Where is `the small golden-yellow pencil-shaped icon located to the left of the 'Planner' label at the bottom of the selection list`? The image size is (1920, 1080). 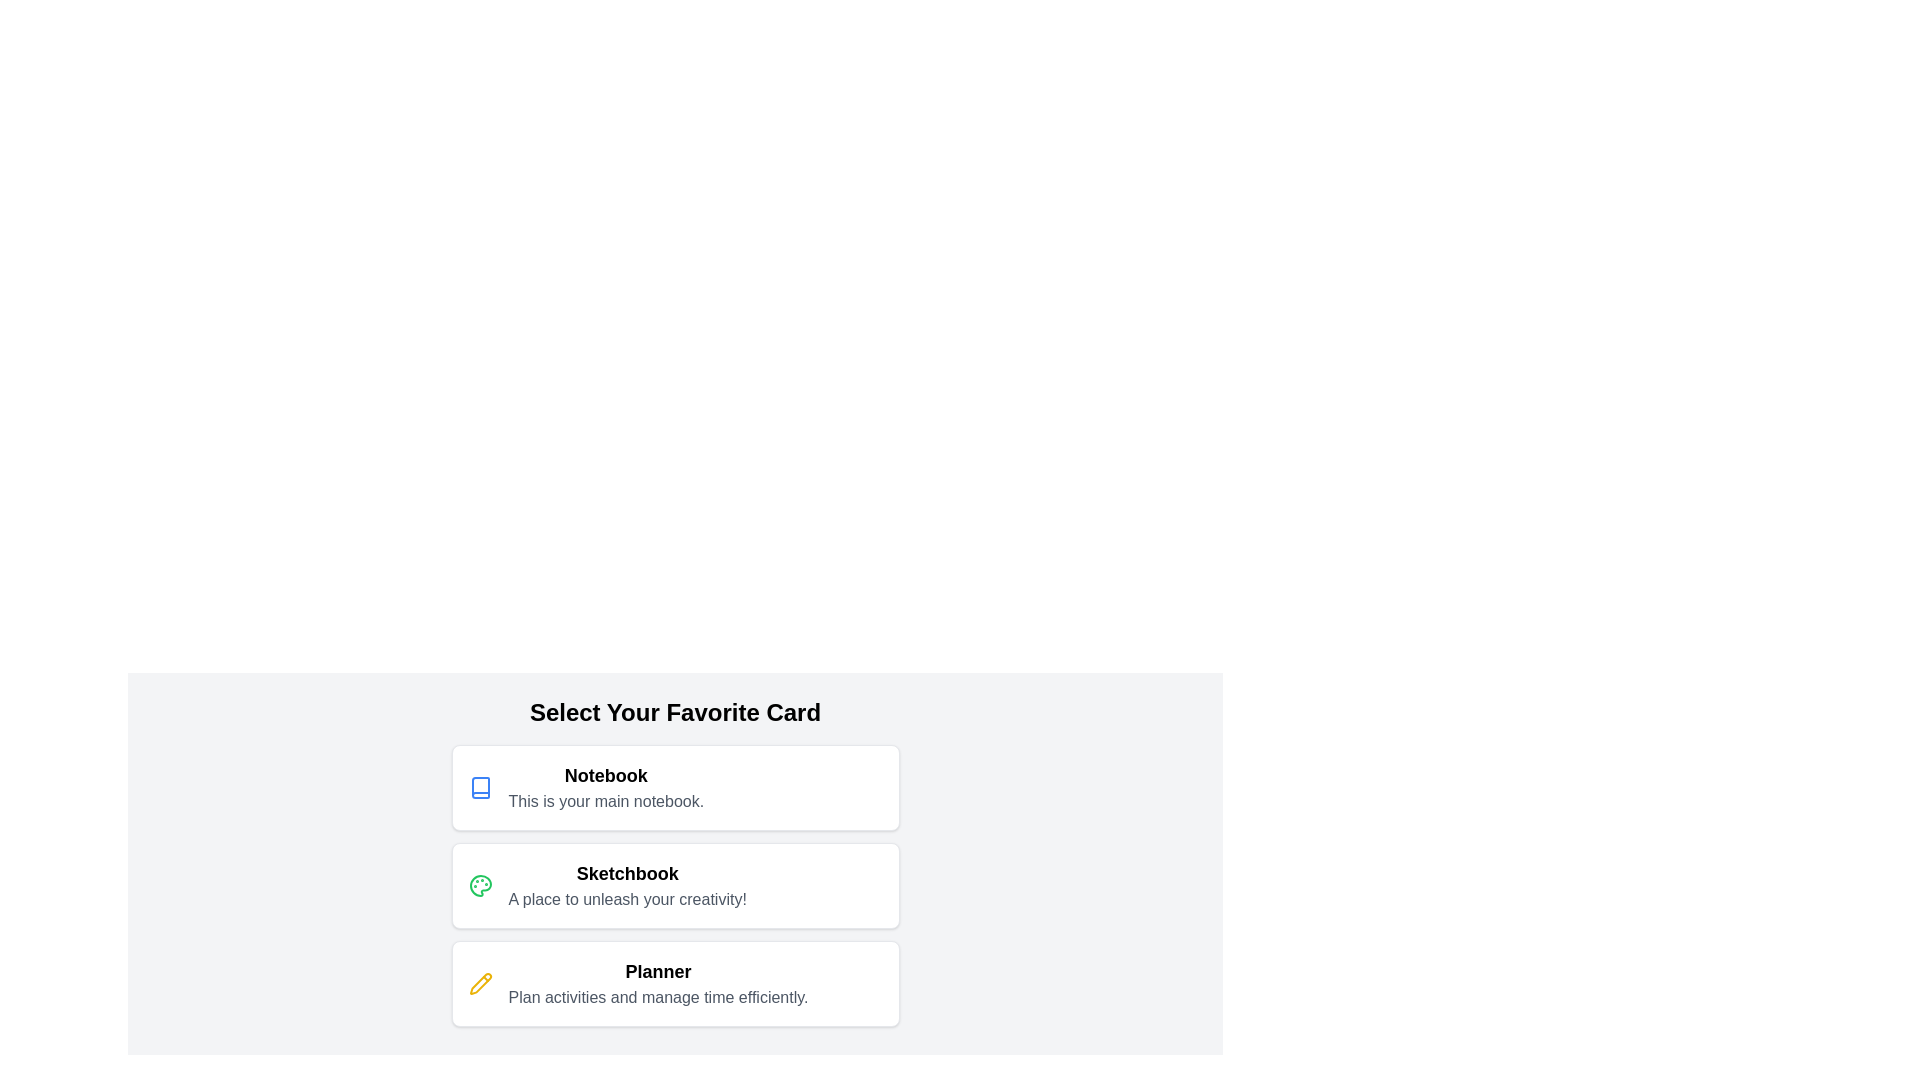 the small golden-yellow pencil-shaped icon located to the left of the 'Planner' label at the bottom of the selection list is located at coordinates (480, 982).